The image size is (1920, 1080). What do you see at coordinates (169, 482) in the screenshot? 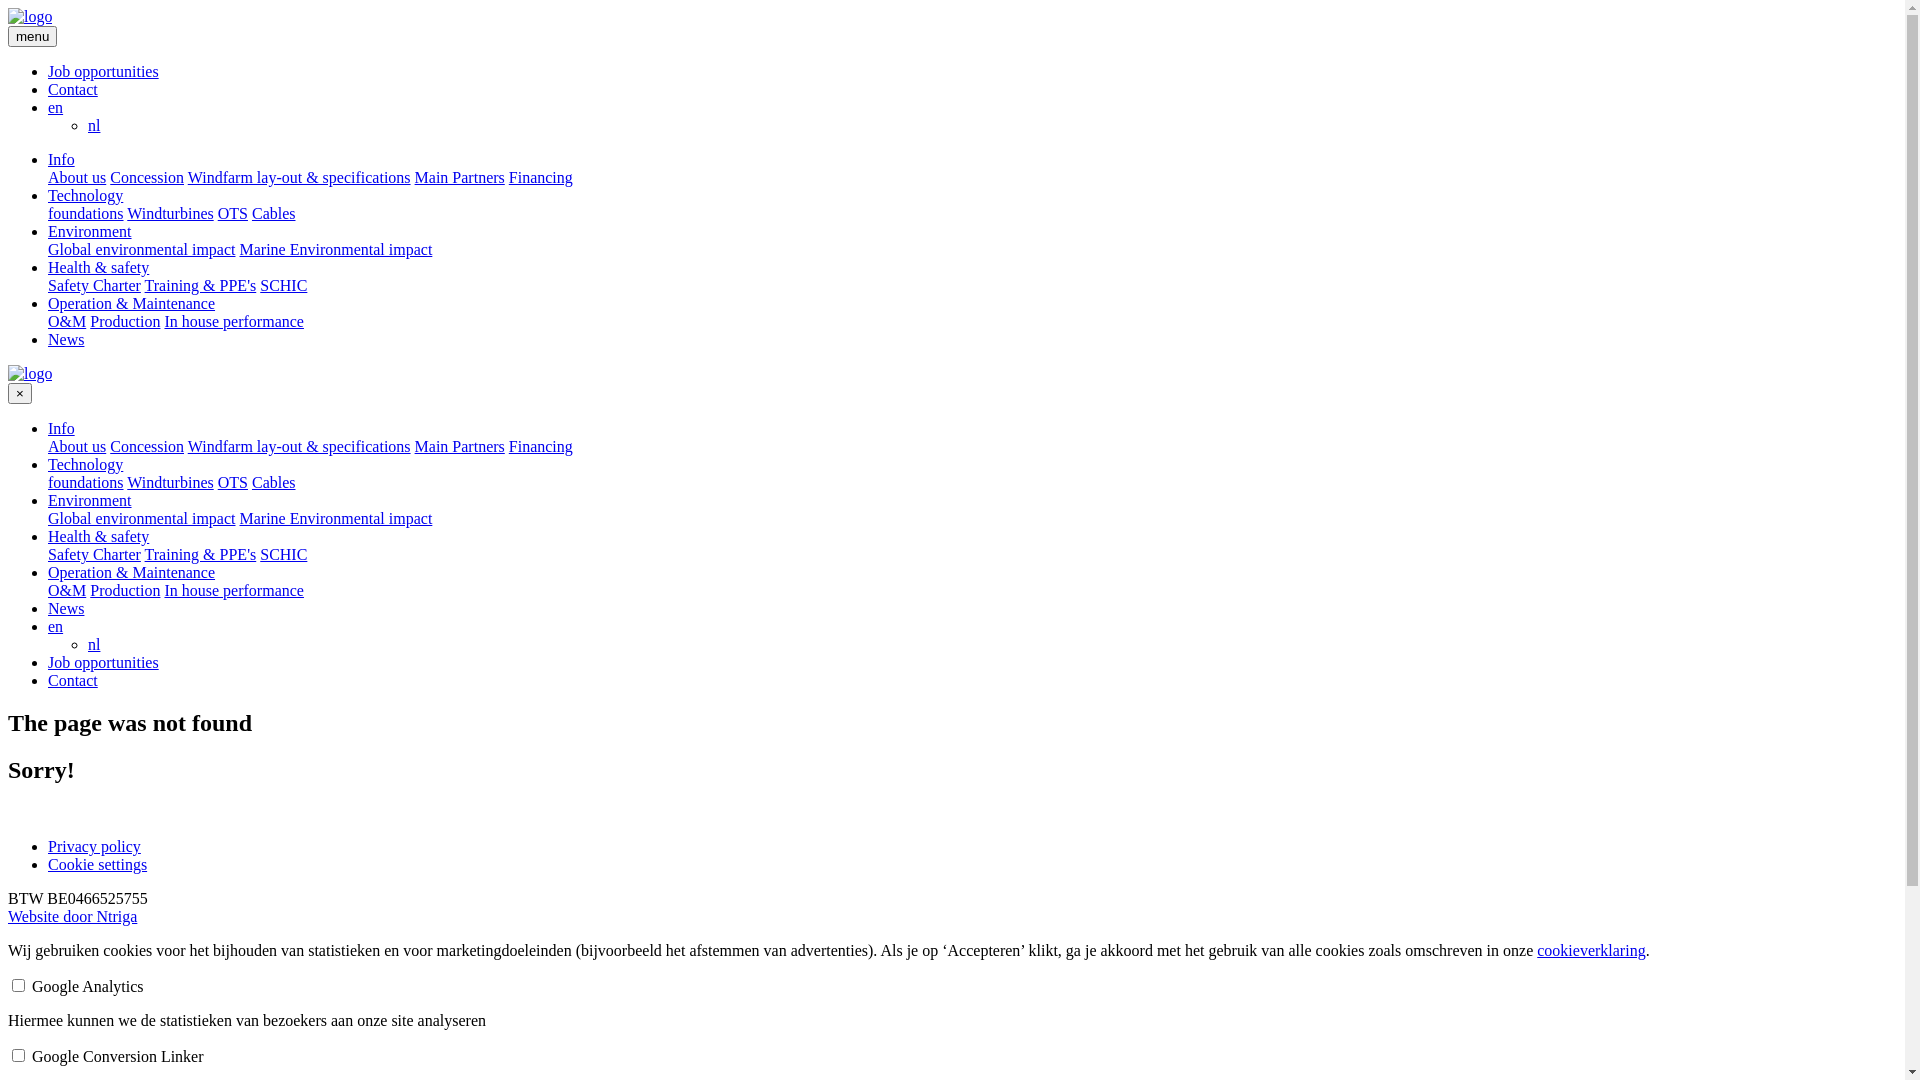
I see `'Windturbines'` at bounding box center [169, 482].